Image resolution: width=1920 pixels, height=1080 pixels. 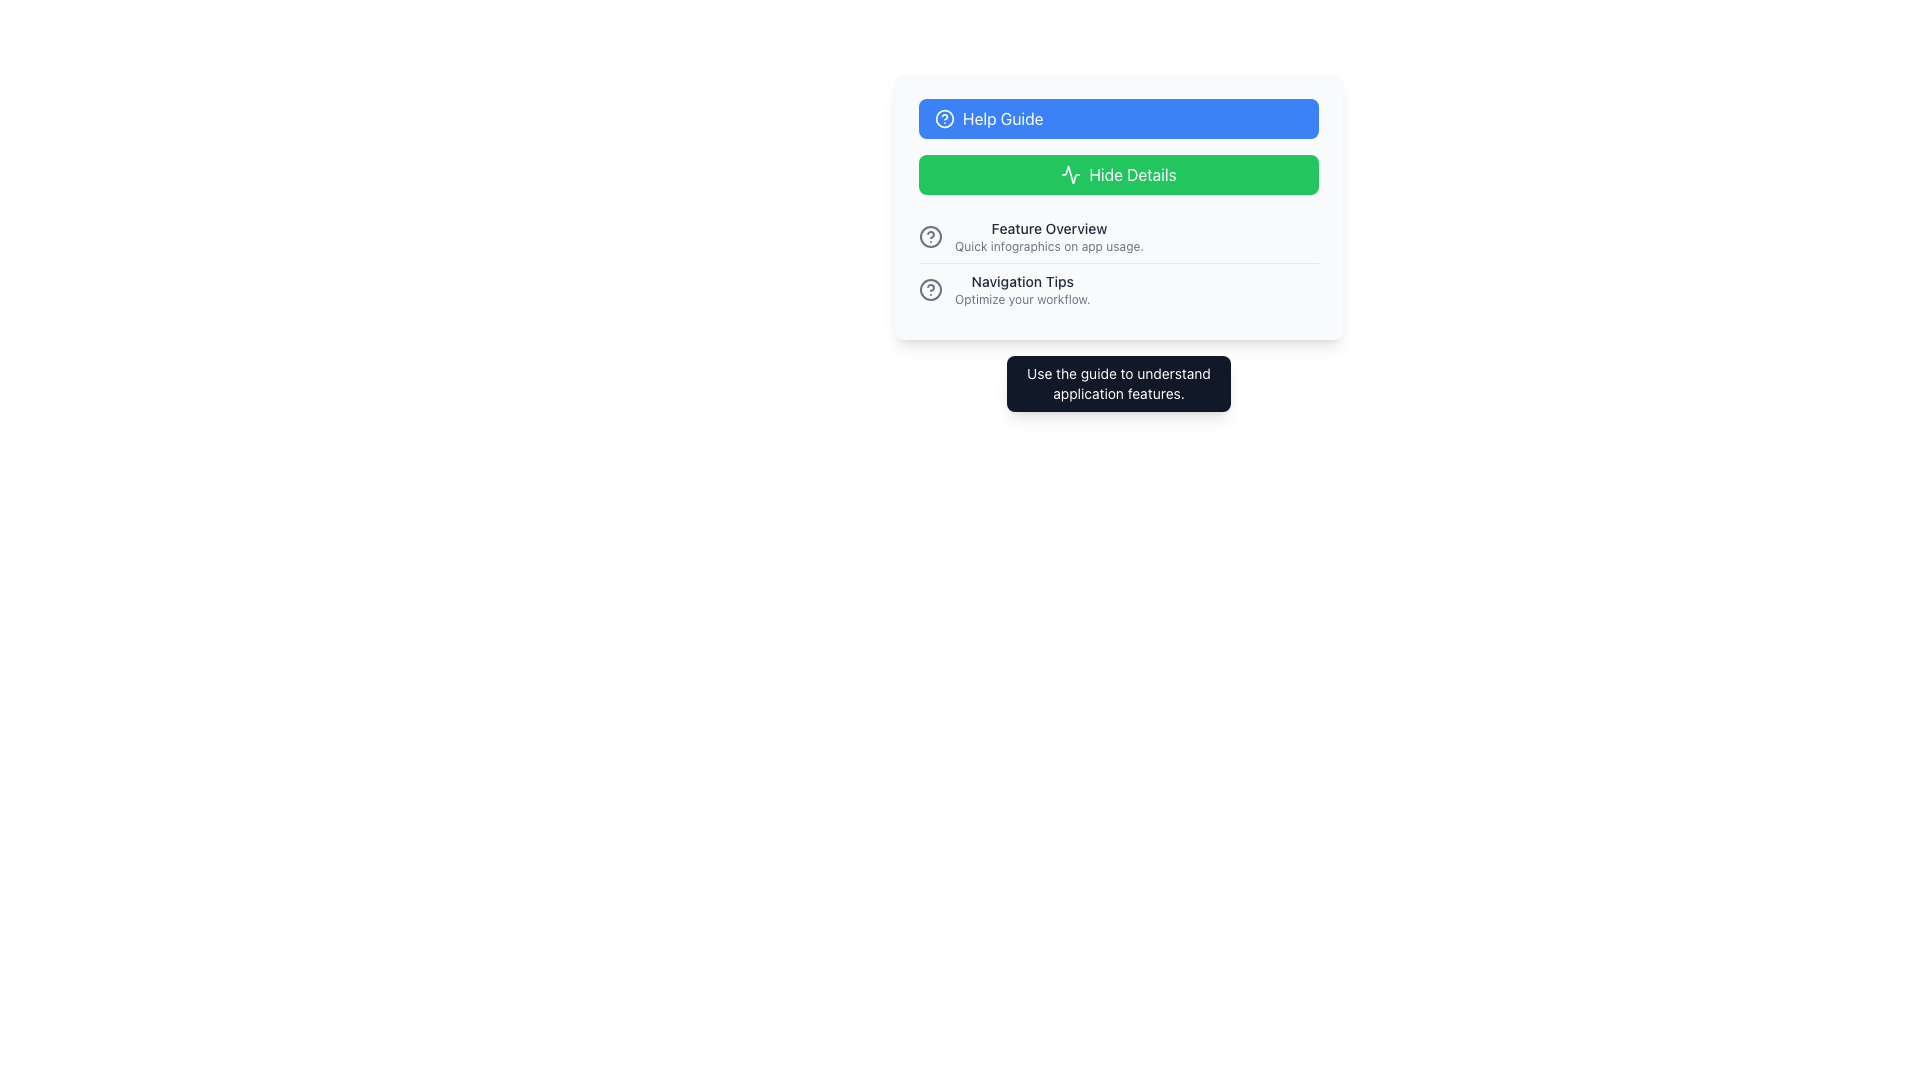 What do you see at coordinates (1022, 300) in the screenshot?
I see `explanatory text 'Optimize your workflow.' located beneath the heading 'Navigation Tips' in the right section of the interface` at bounding box center [1022, 300].